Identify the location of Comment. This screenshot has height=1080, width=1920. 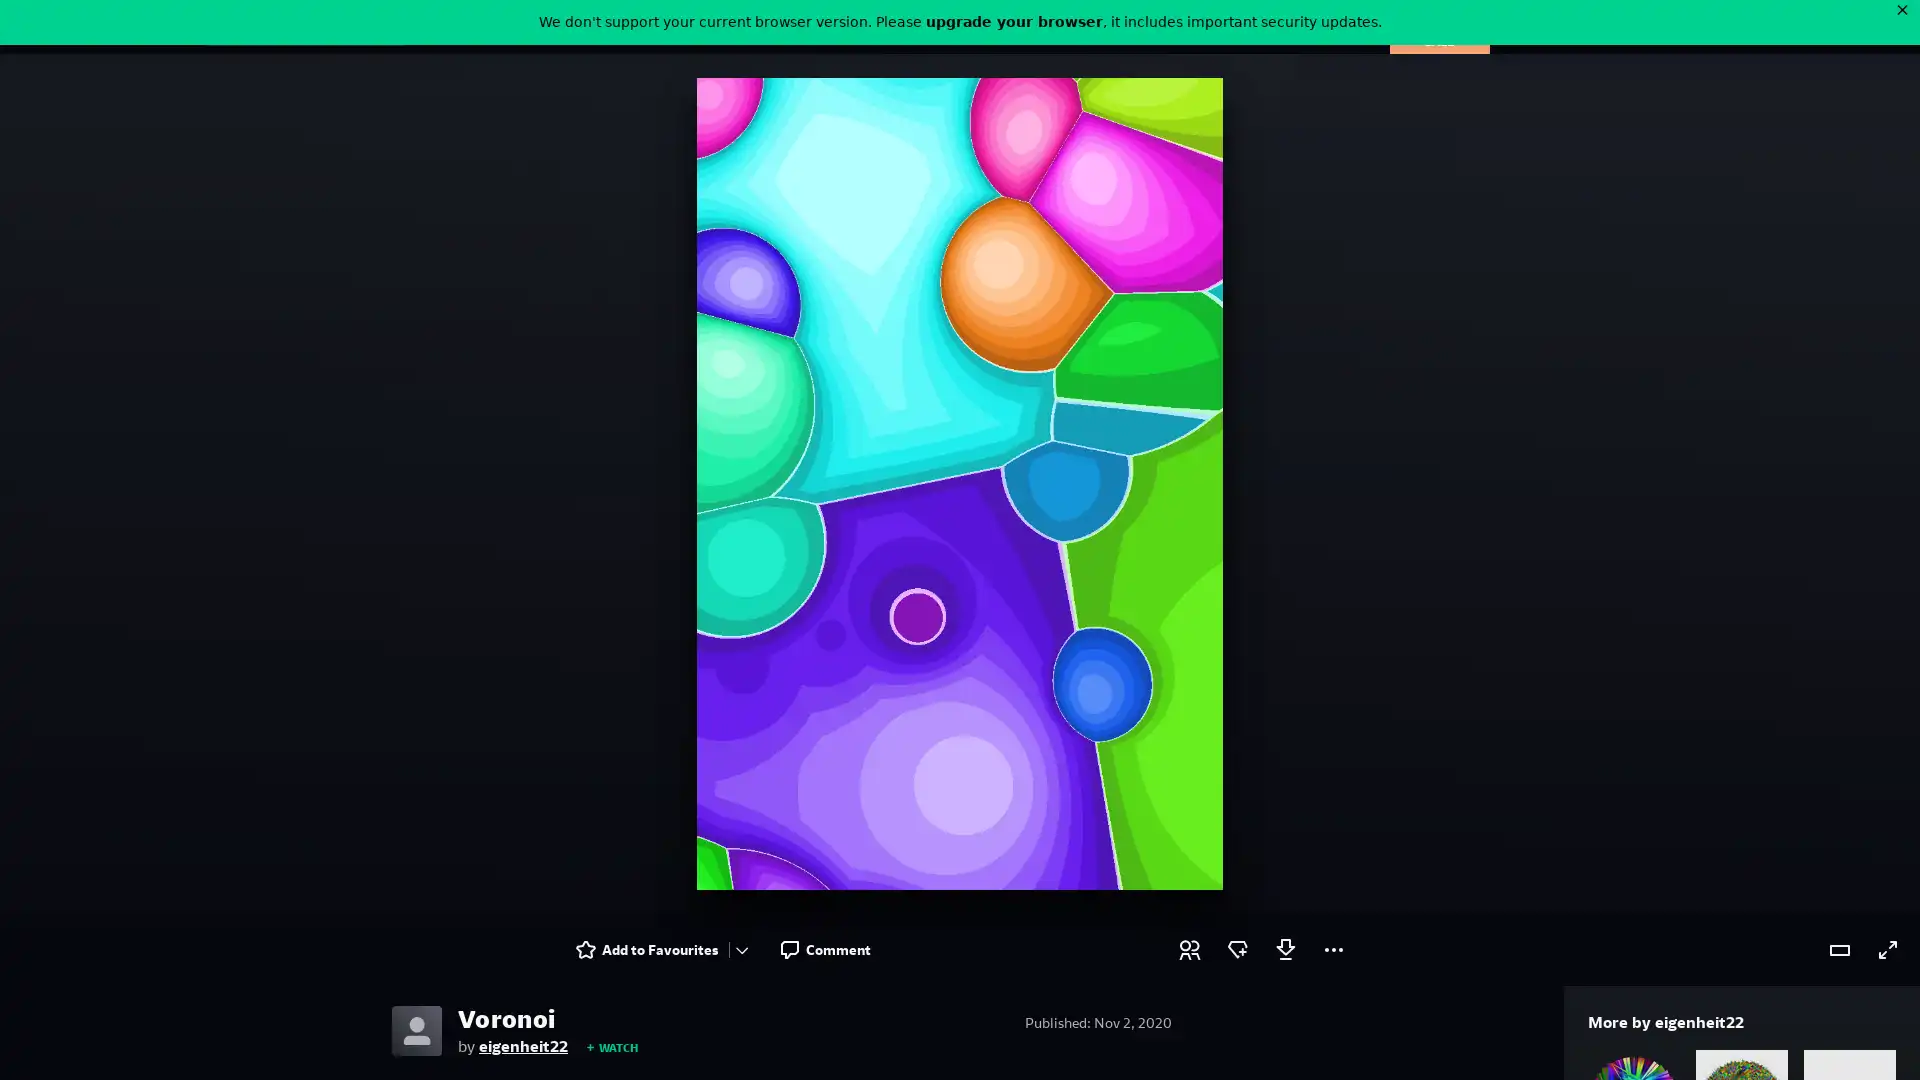
(646, 948).